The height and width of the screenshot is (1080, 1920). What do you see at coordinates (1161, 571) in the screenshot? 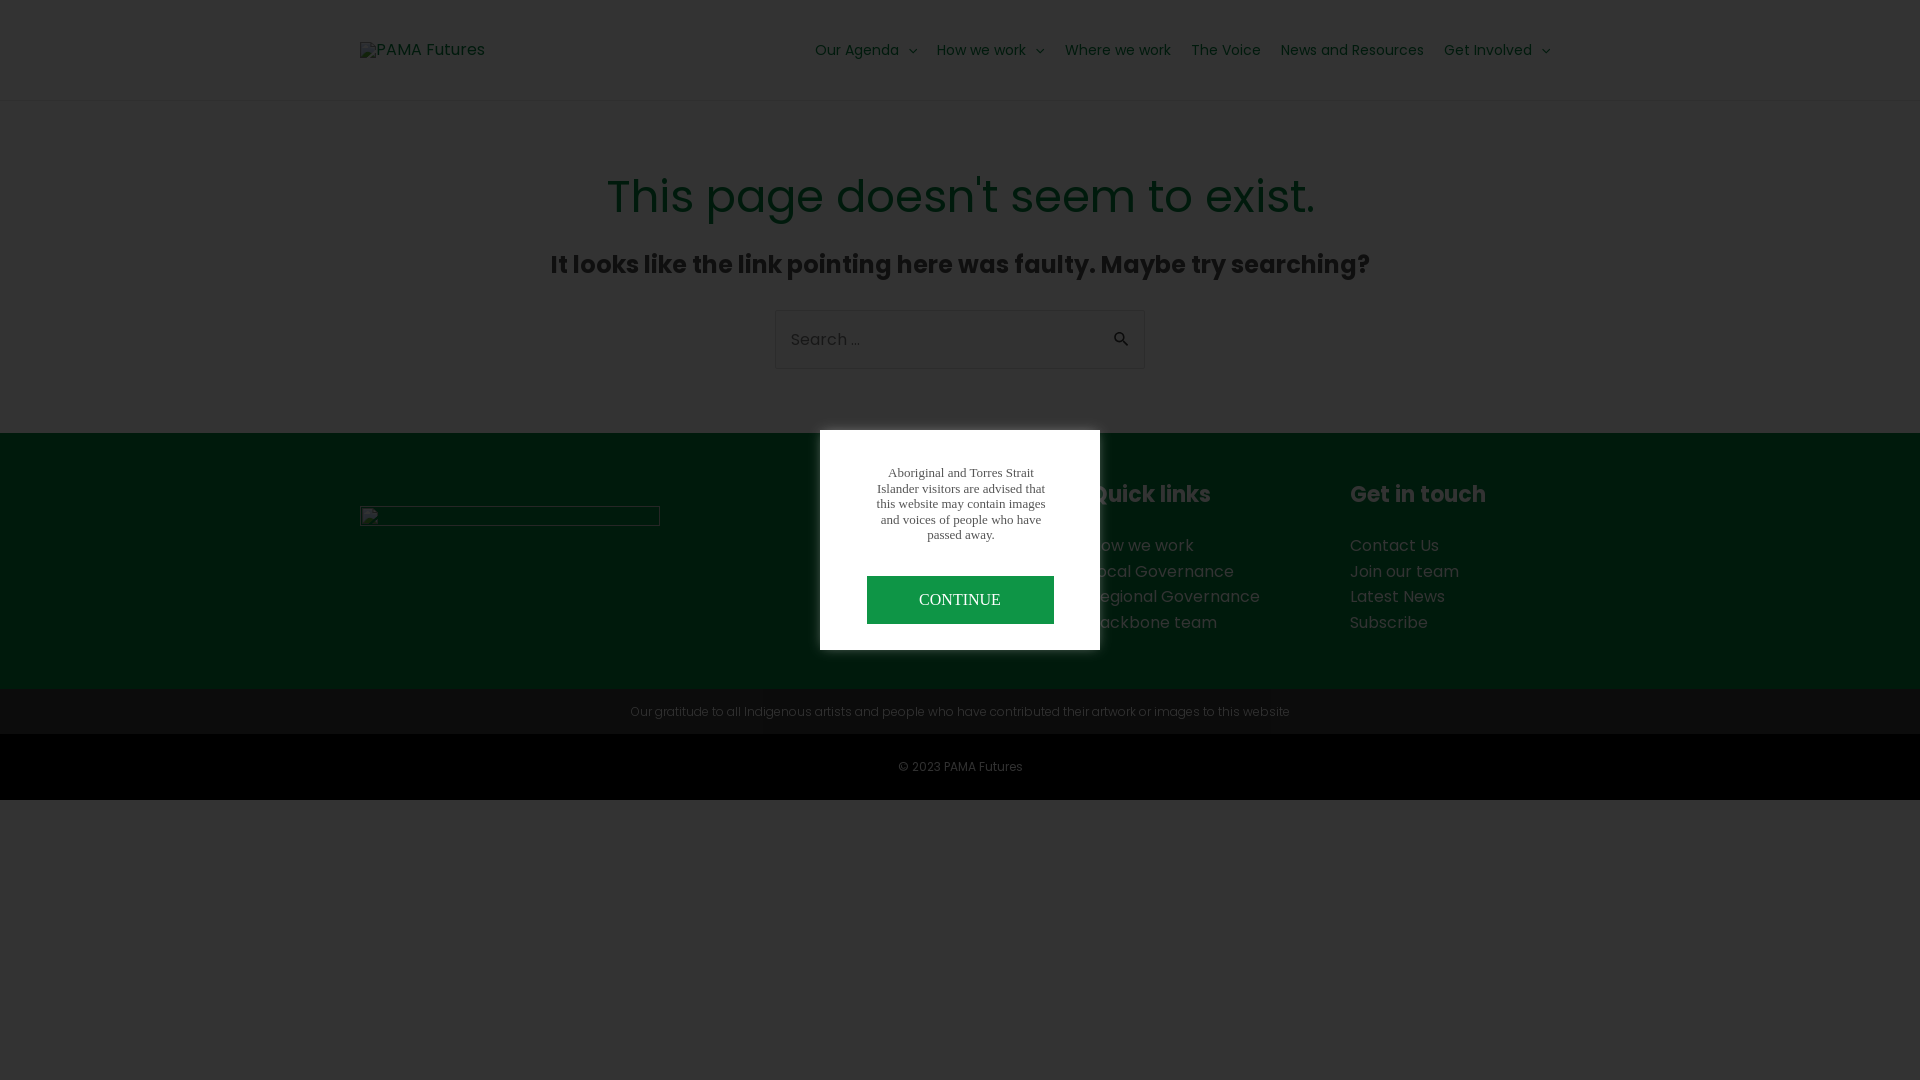
I see `'Local Governance'` at bounding box center [1161, 571].